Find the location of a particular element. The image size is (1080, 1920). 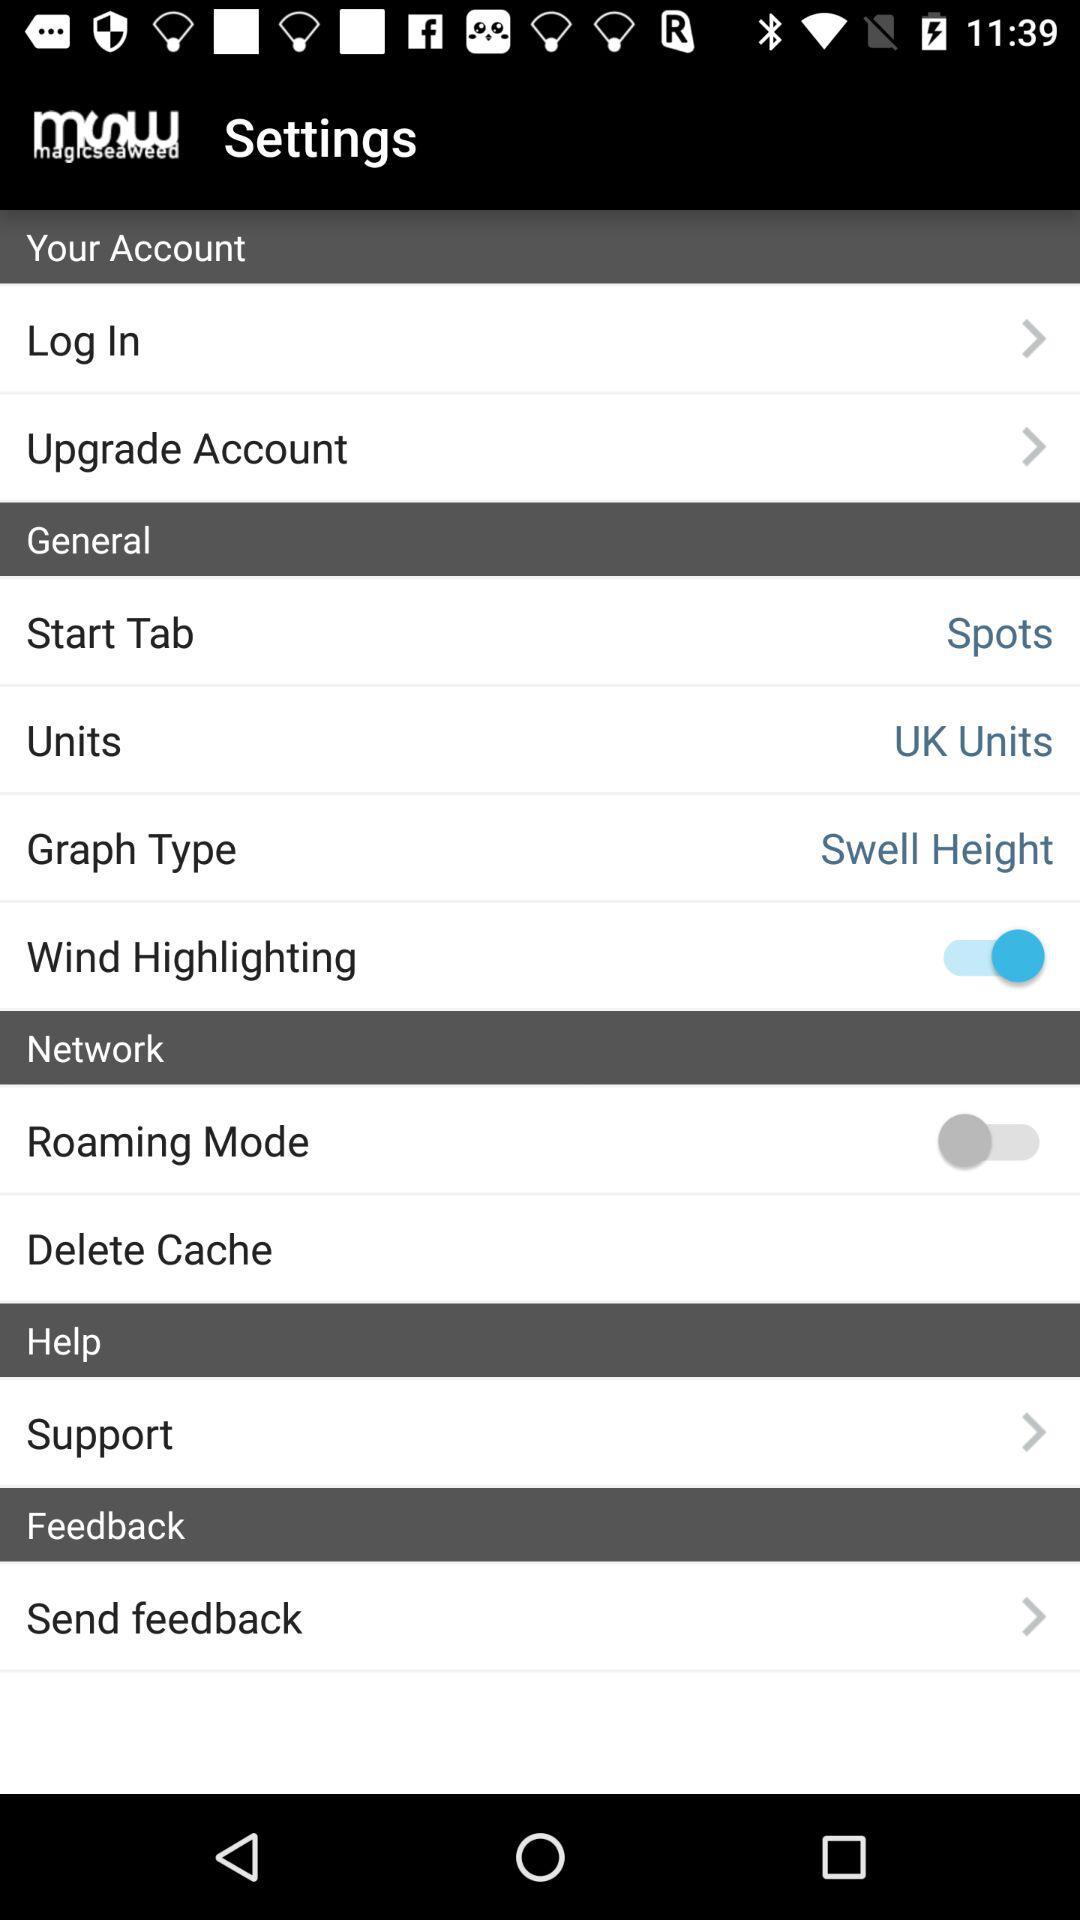

the button which is above the support is located at coordinates (552, 1340).